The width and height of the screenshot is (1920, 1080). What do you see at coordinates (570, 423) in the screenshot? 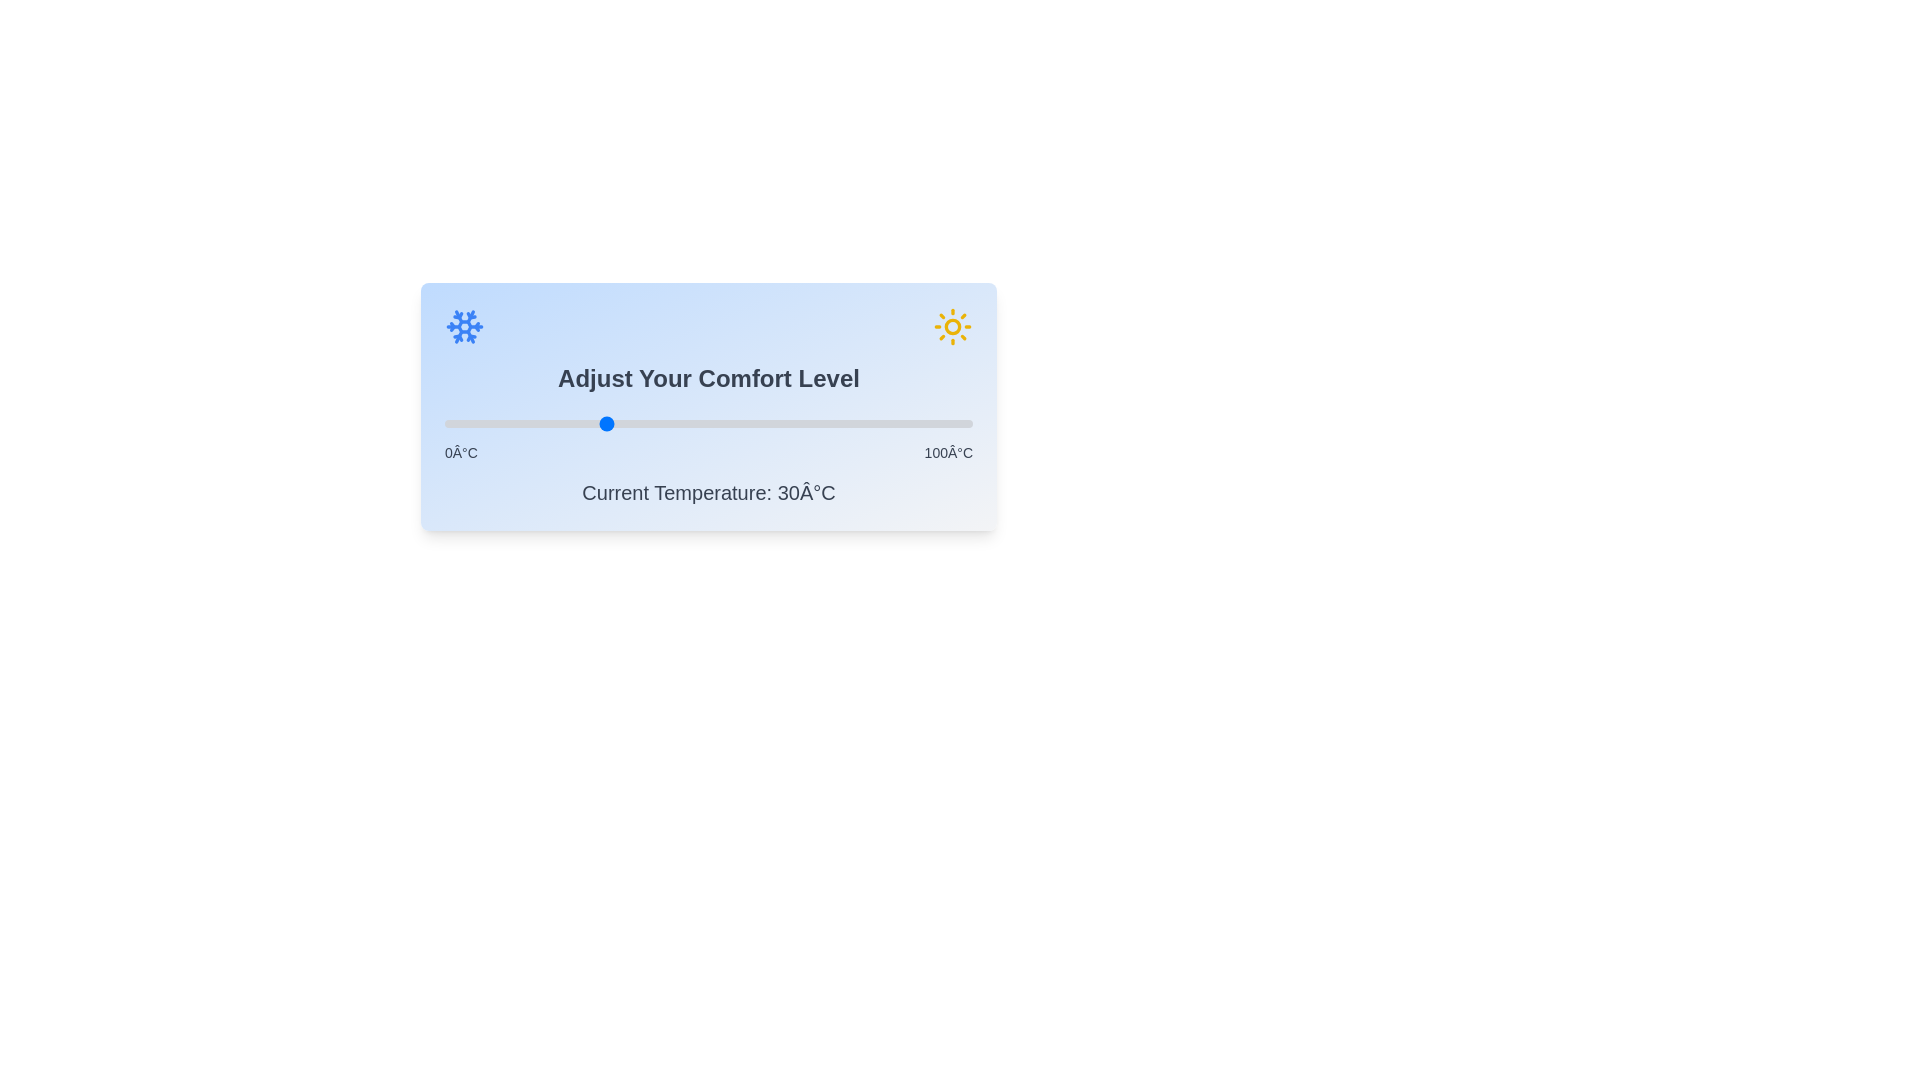
I see `the temperature slider to 24°C` at bounding box center [570, 423].